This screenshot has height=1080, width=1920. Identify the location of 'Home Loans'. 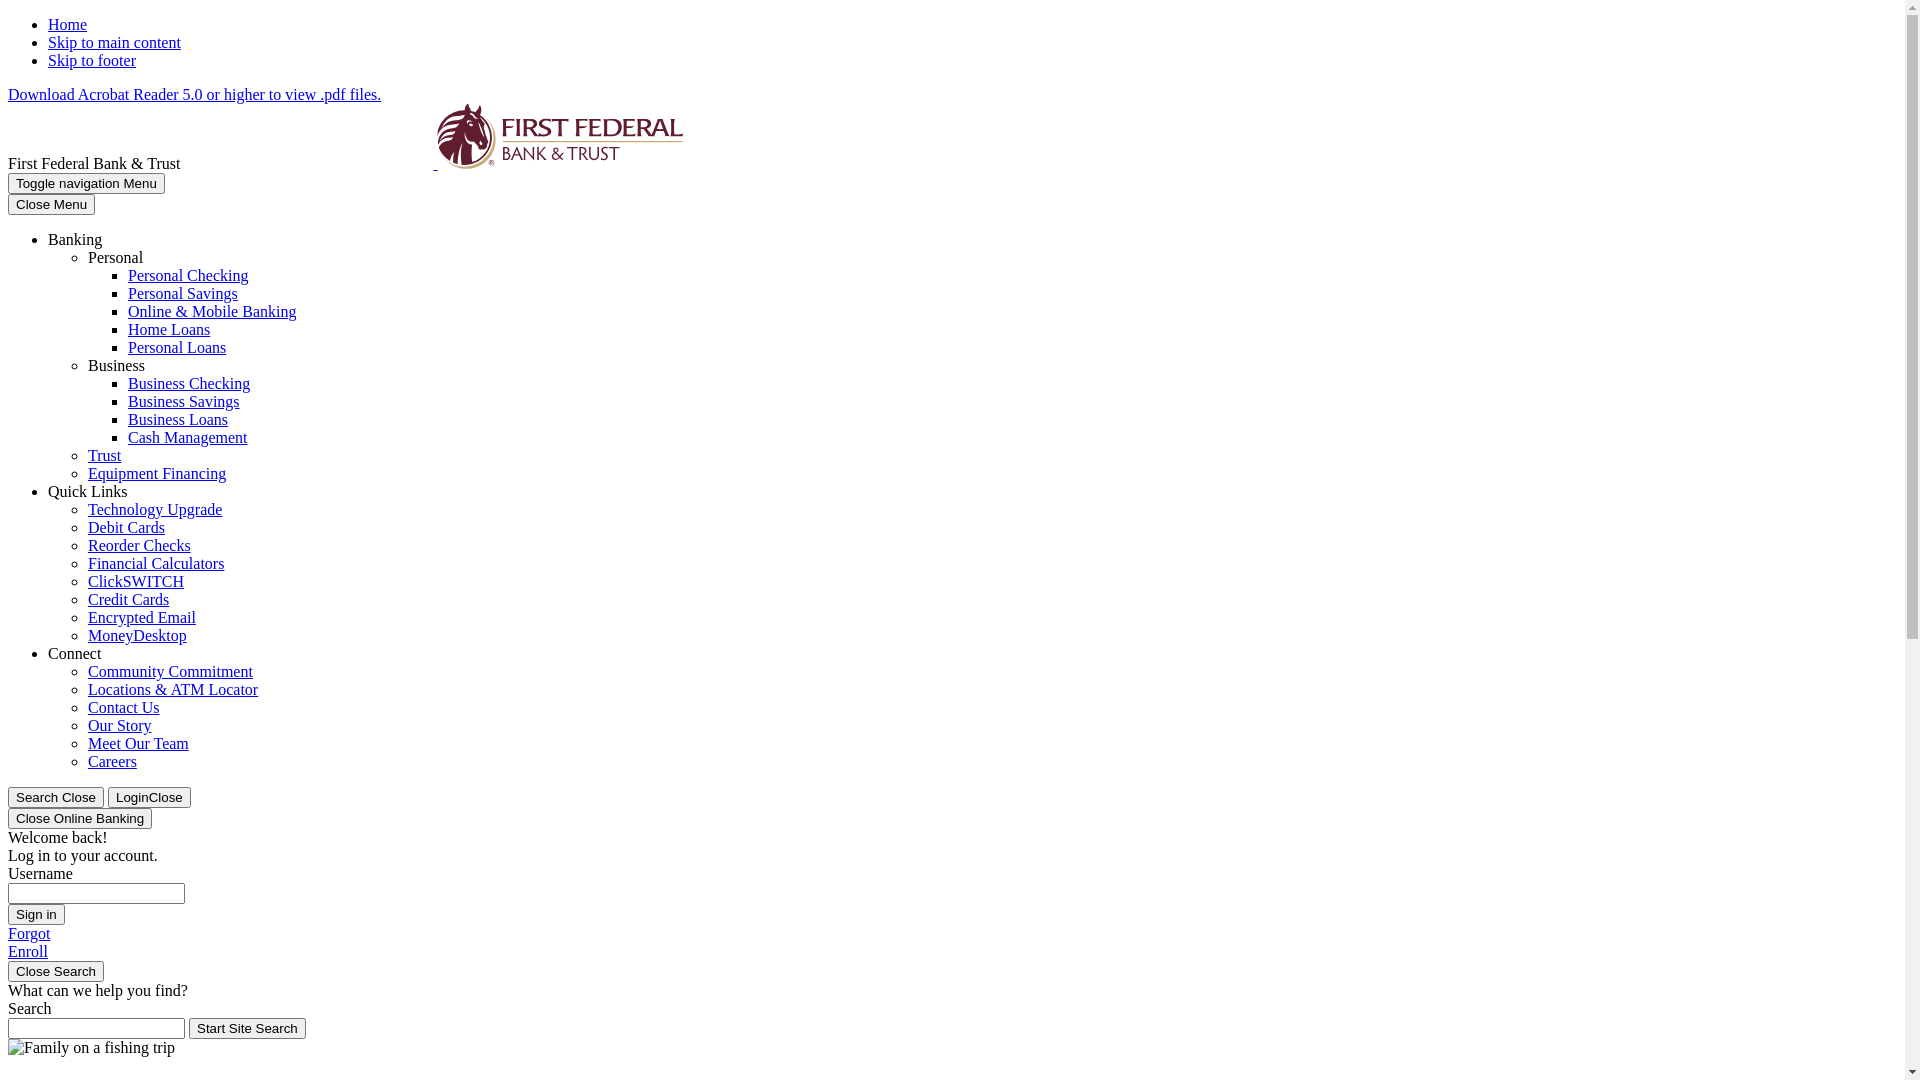
(168, 328).